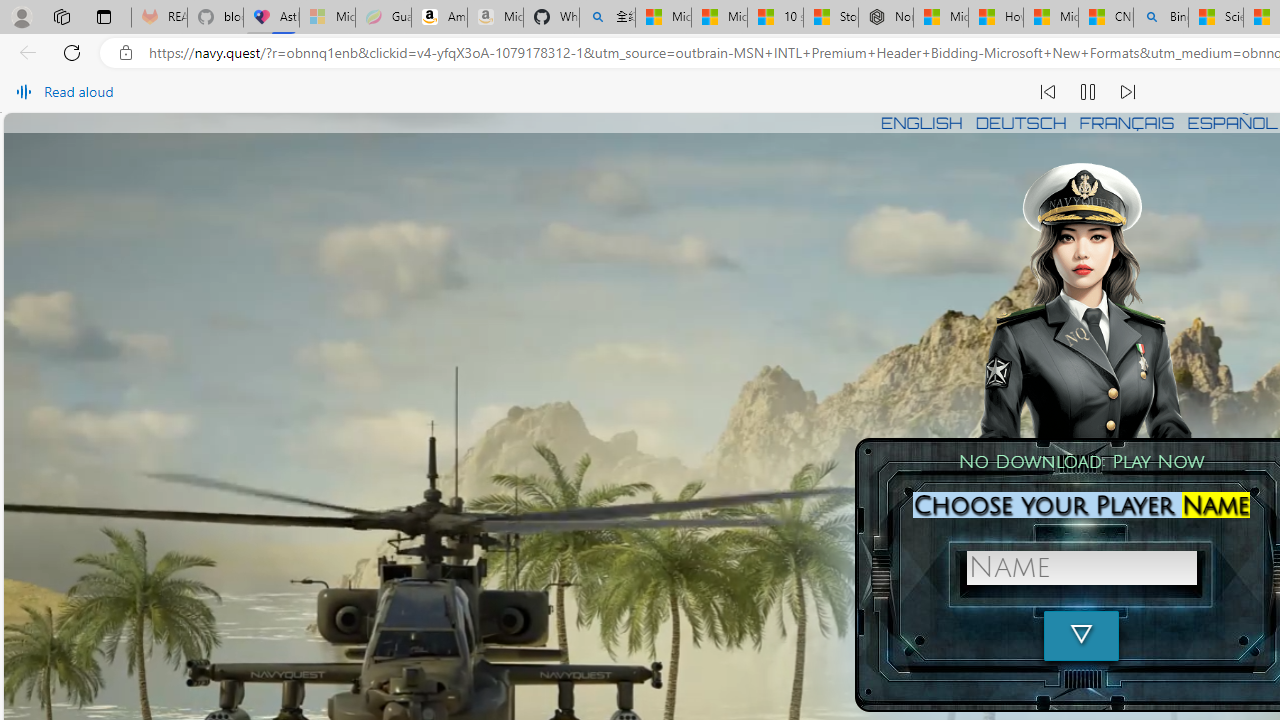 The image size is (1280, 720). Describe the element at coordinates (830, 17) in the screenshot. I see `'Stocks - MSN'` at that location.